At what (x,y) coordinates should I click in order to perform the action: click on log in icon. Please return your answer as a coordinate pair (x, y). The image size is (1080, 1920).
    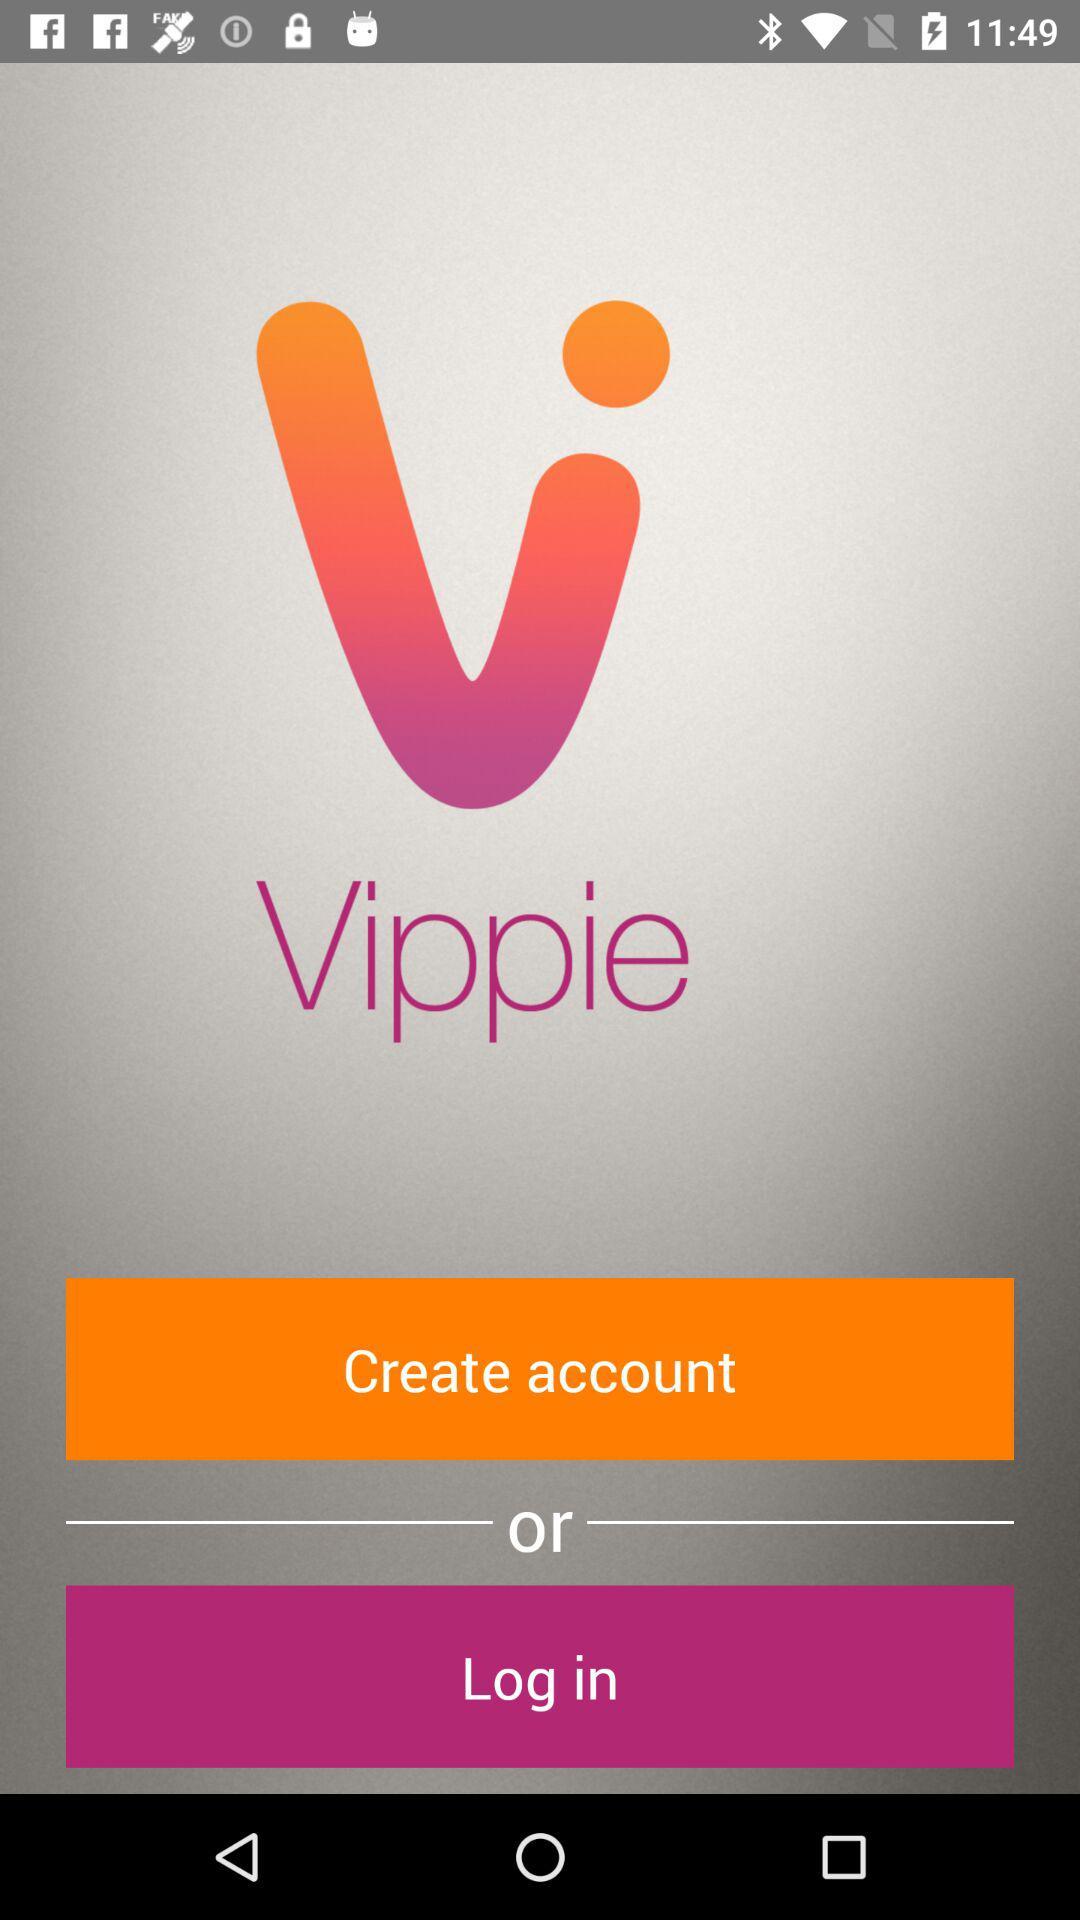
    Looking at the image, I should click on (540, 1676).